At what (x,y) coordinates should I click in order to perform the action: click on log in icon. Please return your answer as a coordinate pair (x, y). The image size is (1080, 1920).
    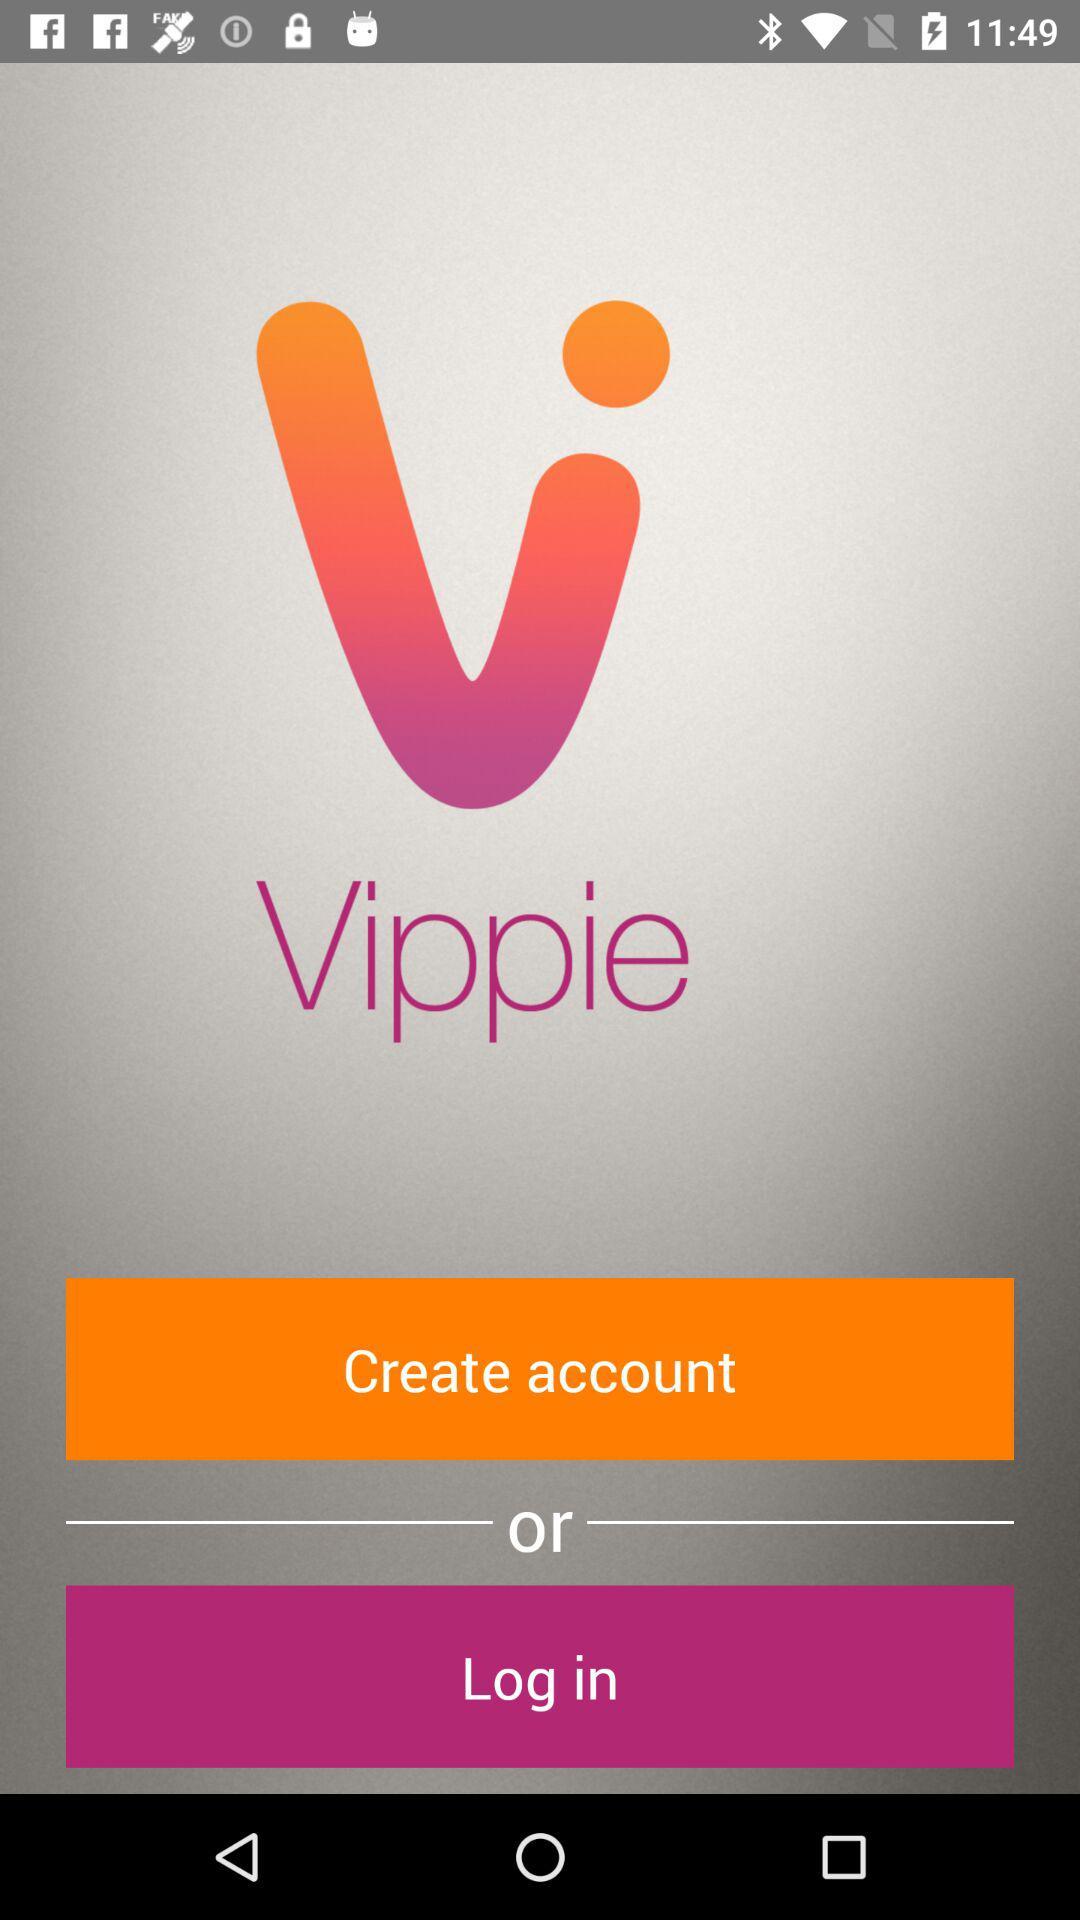
    Looking at the image, I should click on (540, 1676).